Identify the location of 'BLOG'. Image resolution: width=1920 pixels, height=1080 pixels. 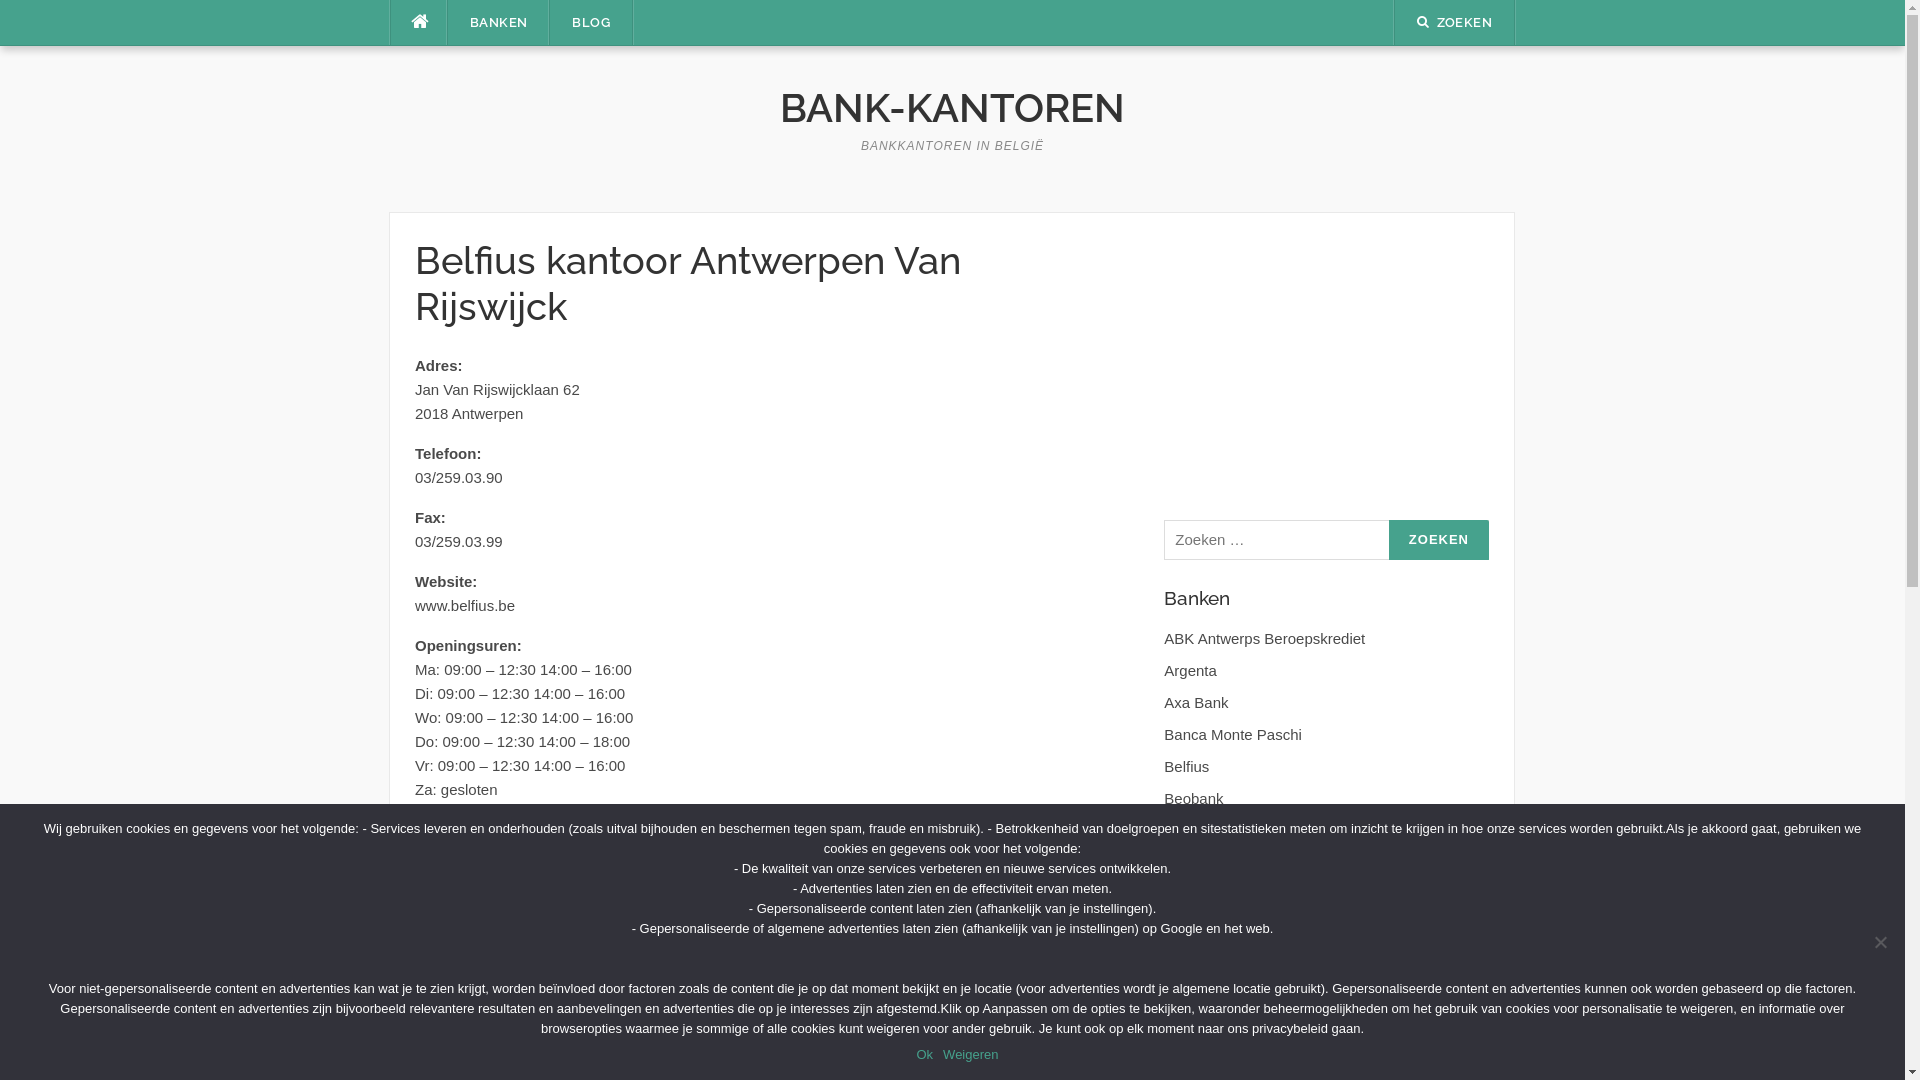
(589, 23).